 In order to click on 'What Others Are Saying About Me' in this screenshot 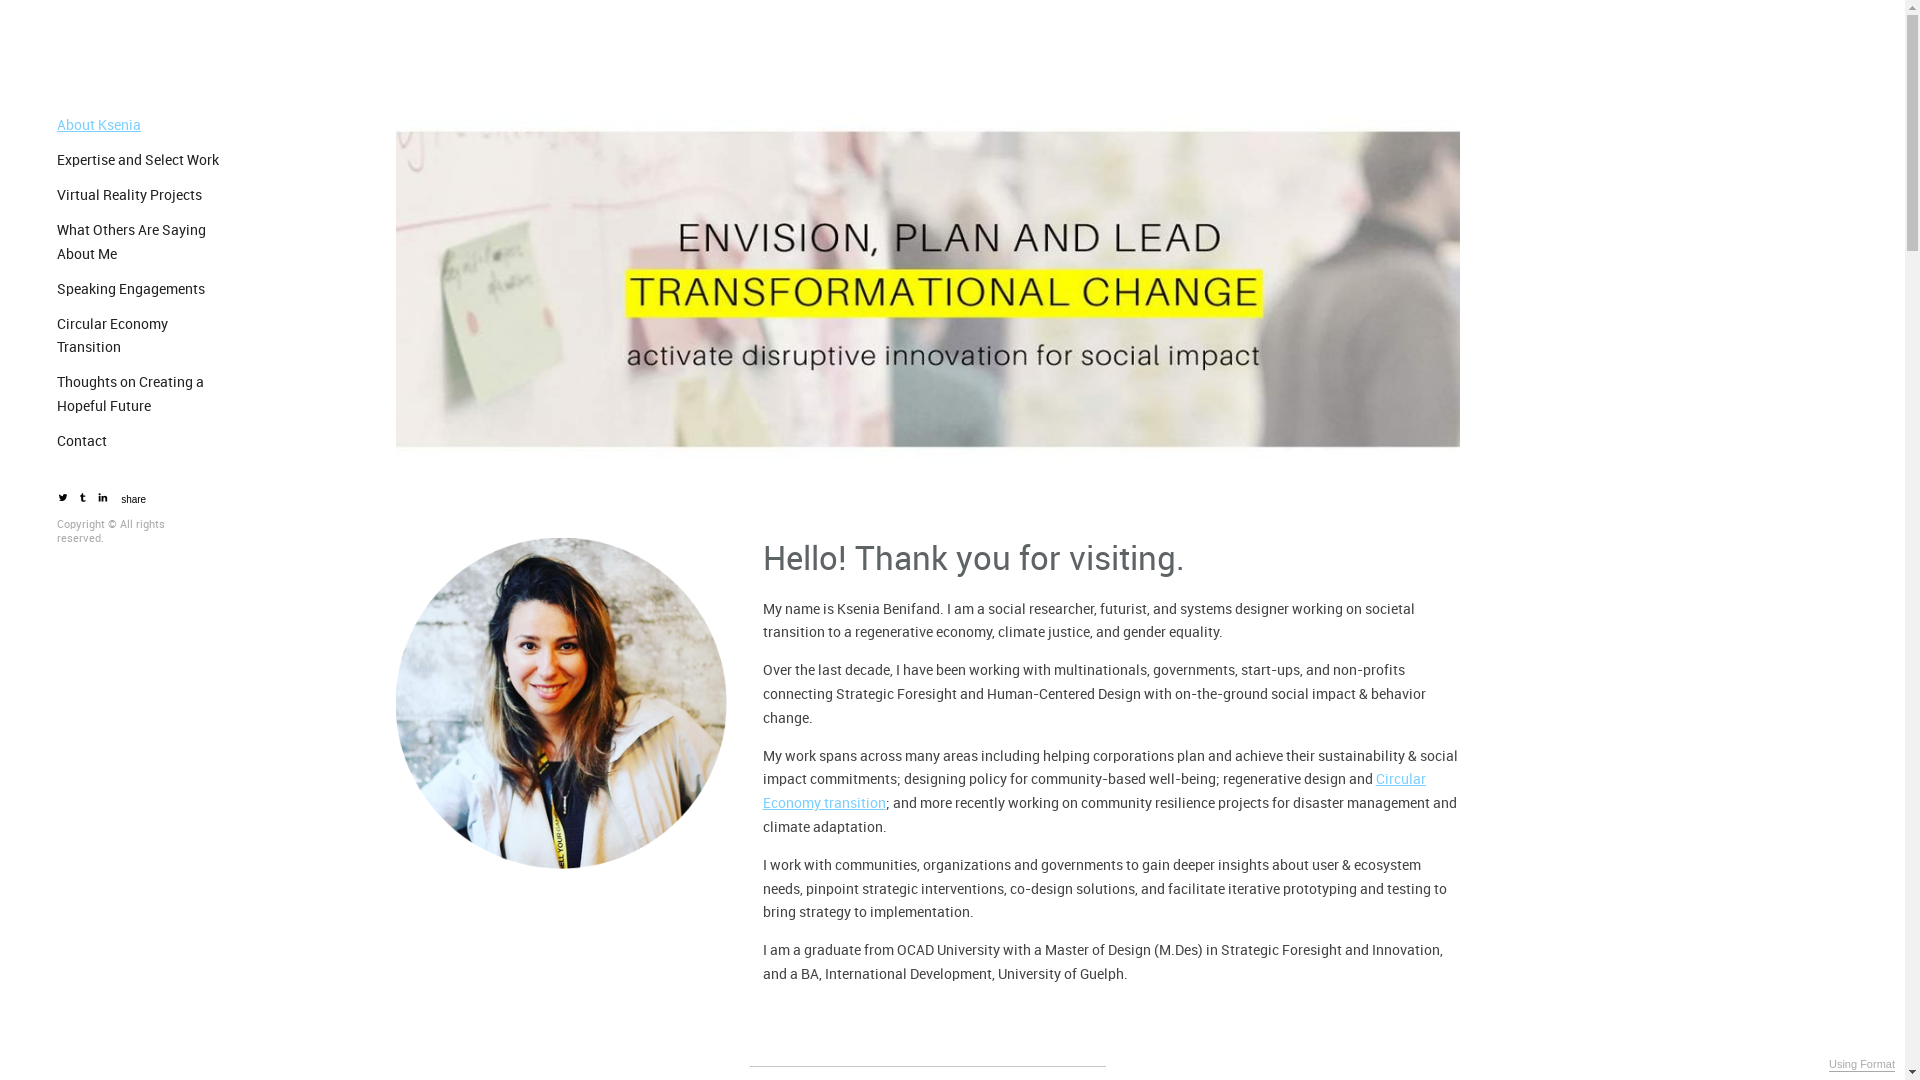, I will do `click(57, 241)`.